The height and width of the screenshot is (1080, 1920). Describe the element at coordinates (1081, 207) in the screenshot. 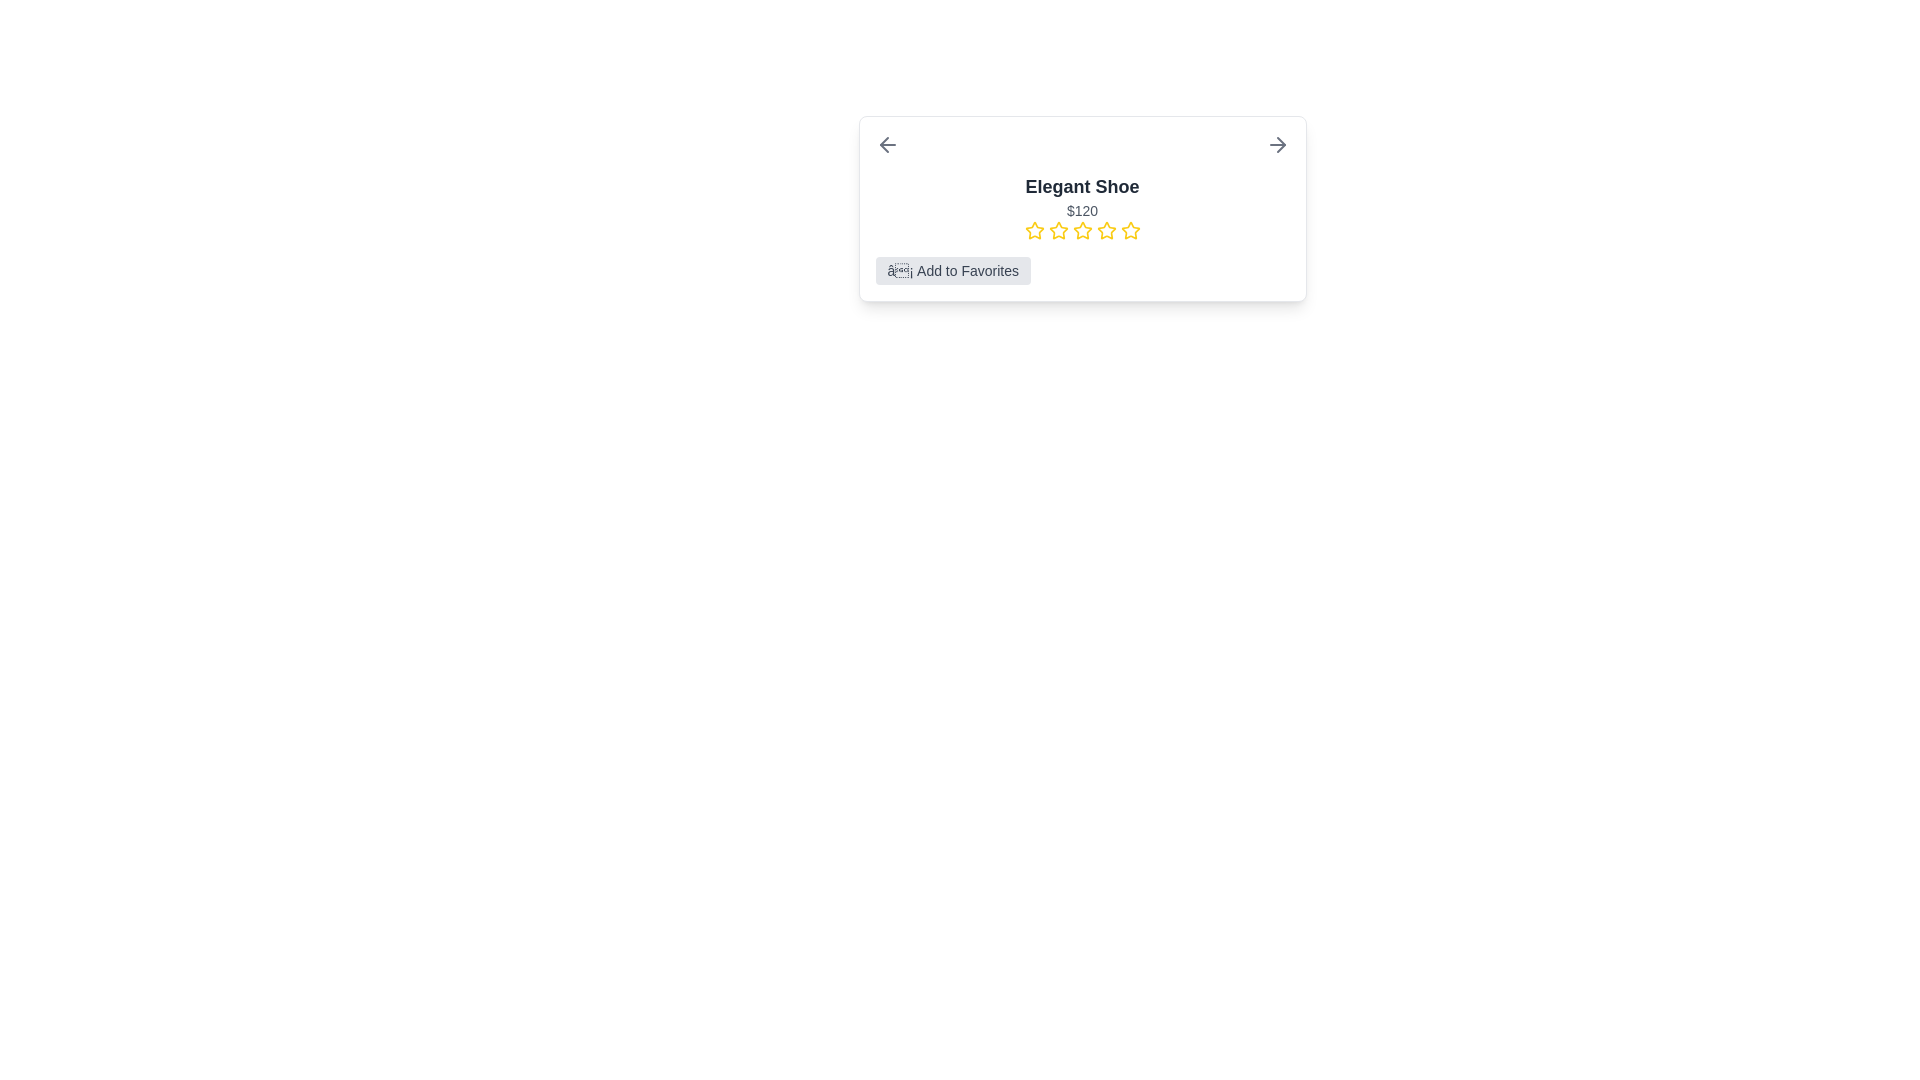

I see `price displayed as '$120' below the title 'Elegant Shoe', which is part of a composite element containing text labels and icons` at that location.